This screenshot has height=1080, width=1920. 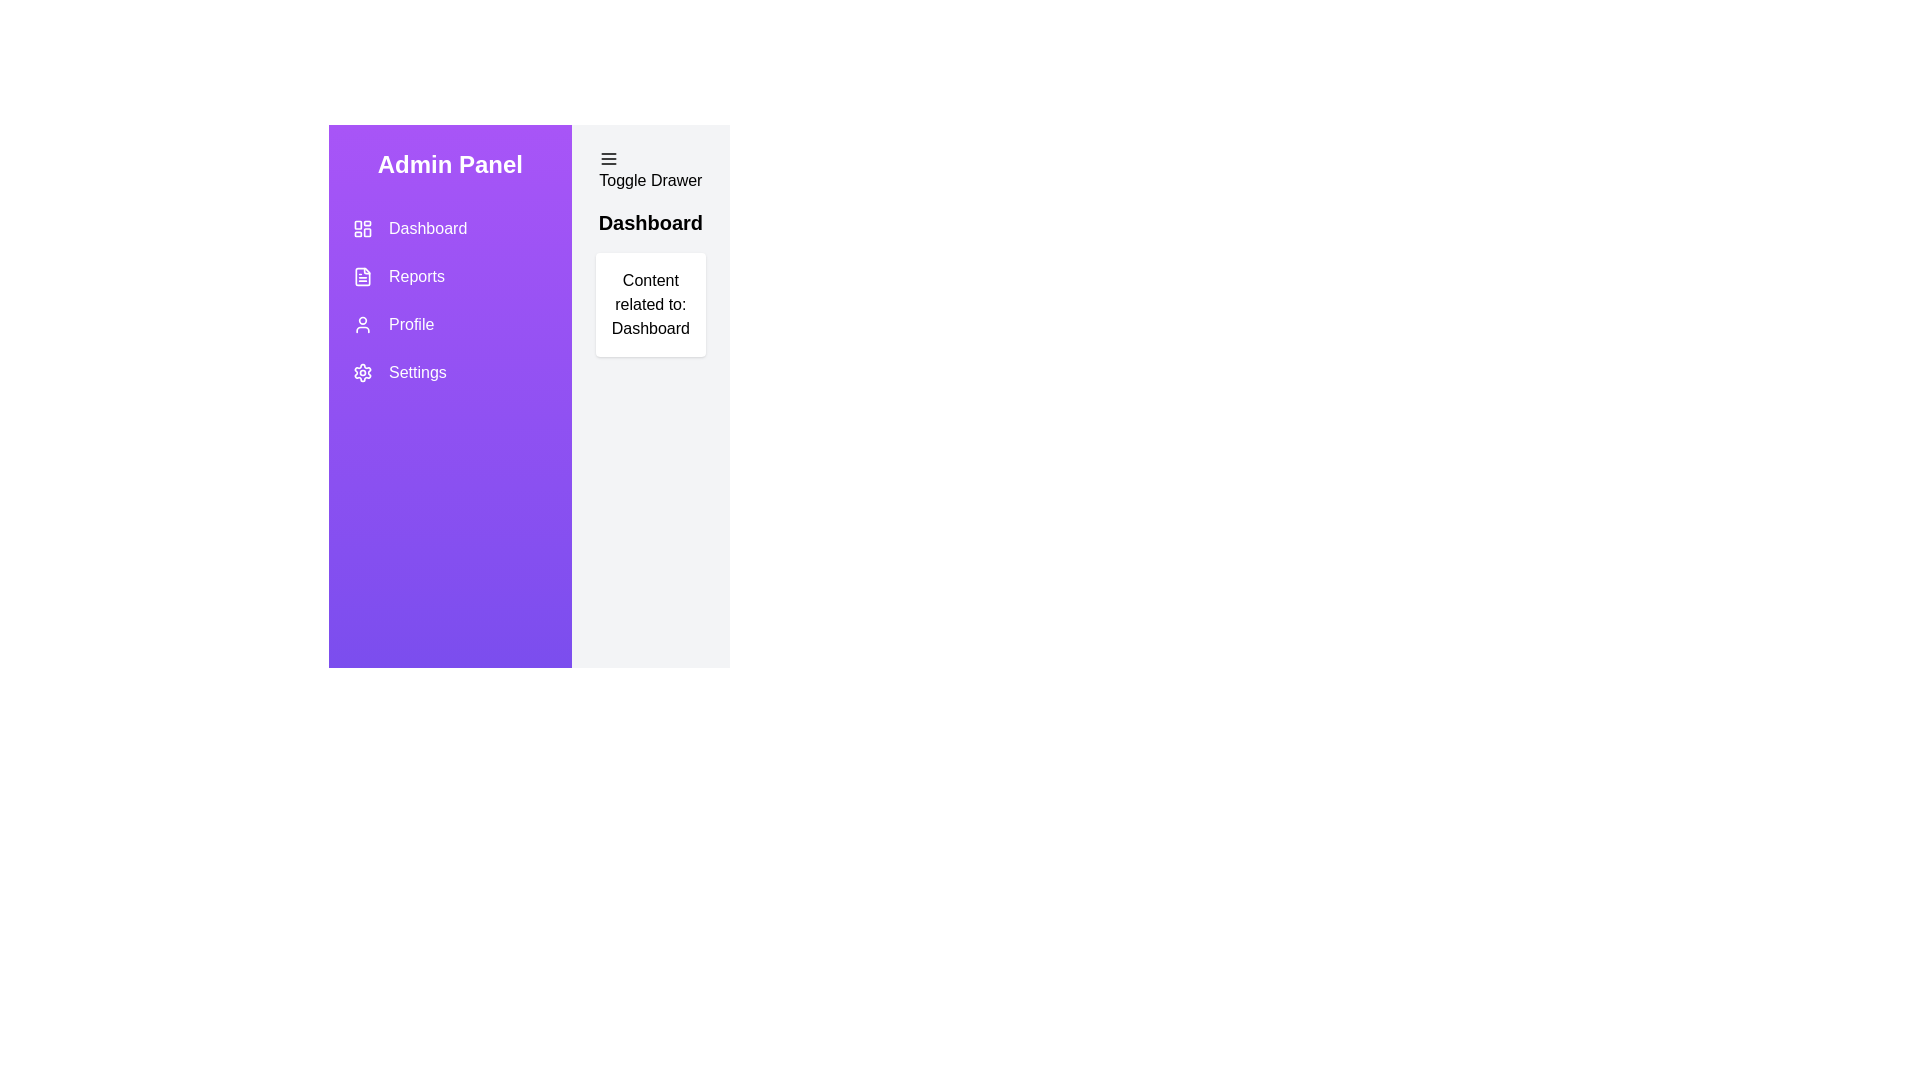 What do you see at coordinates (449, 277) in the screenshot?
I see `the Reports section from the navigation menu` at bounding box center [449, 277].